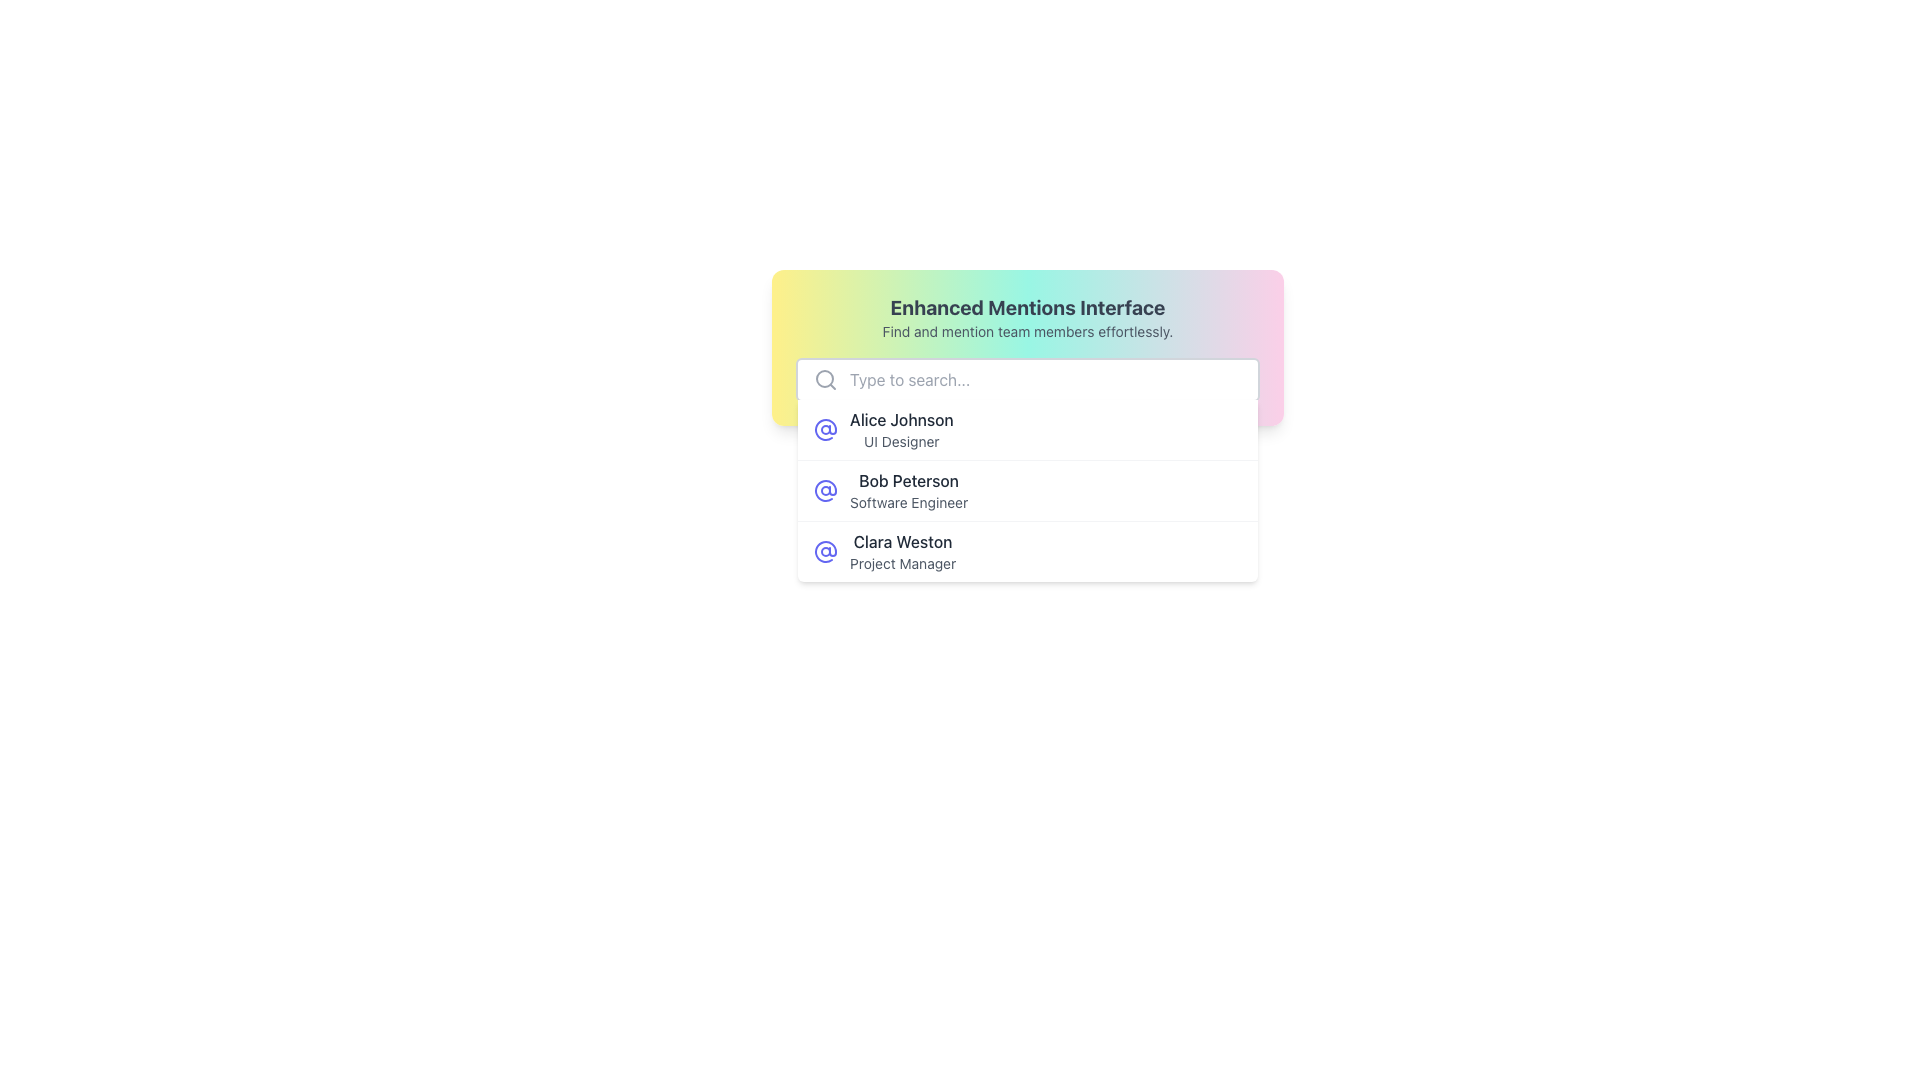 This screenshot has width=1920, height=1080. What do you see at coordinates (900, 428) in the screenshot?
I see `the text display showing 'Alice Johnson' with the designation 'UI Designer', which is the first item` at bounding box center [900, 428].